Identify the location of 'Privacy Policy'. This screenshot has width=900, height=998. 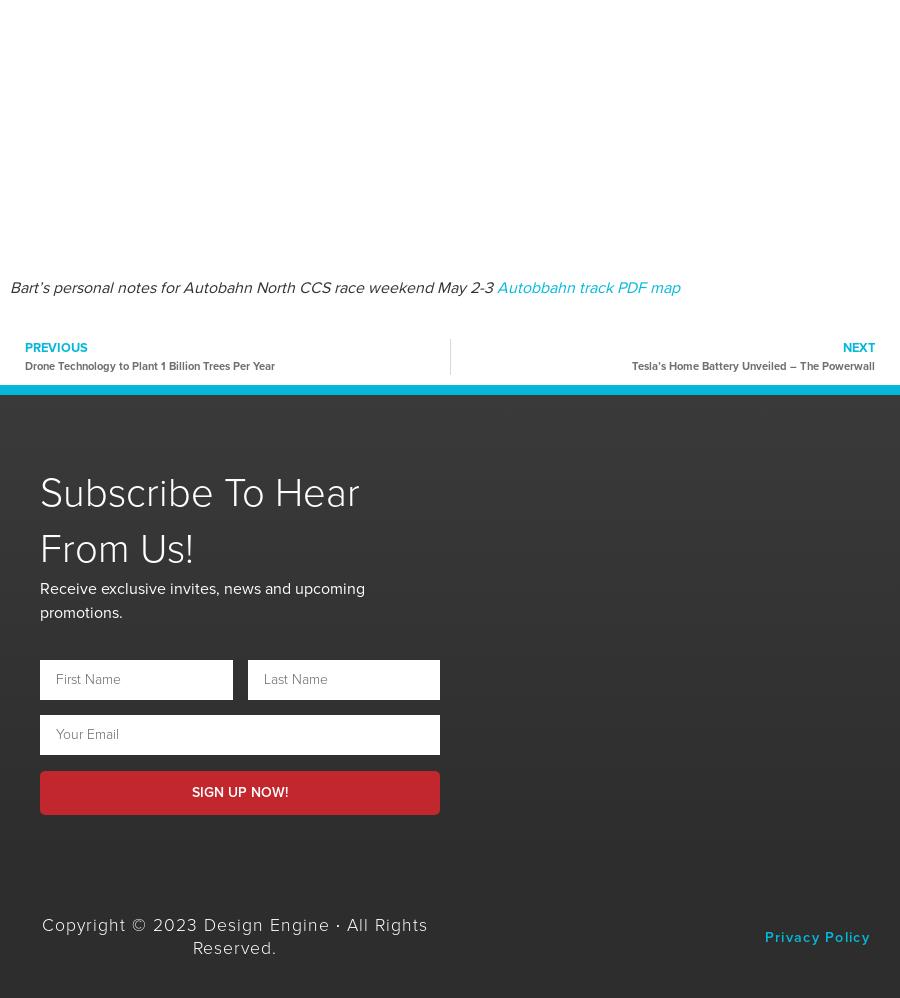
(817, 936).